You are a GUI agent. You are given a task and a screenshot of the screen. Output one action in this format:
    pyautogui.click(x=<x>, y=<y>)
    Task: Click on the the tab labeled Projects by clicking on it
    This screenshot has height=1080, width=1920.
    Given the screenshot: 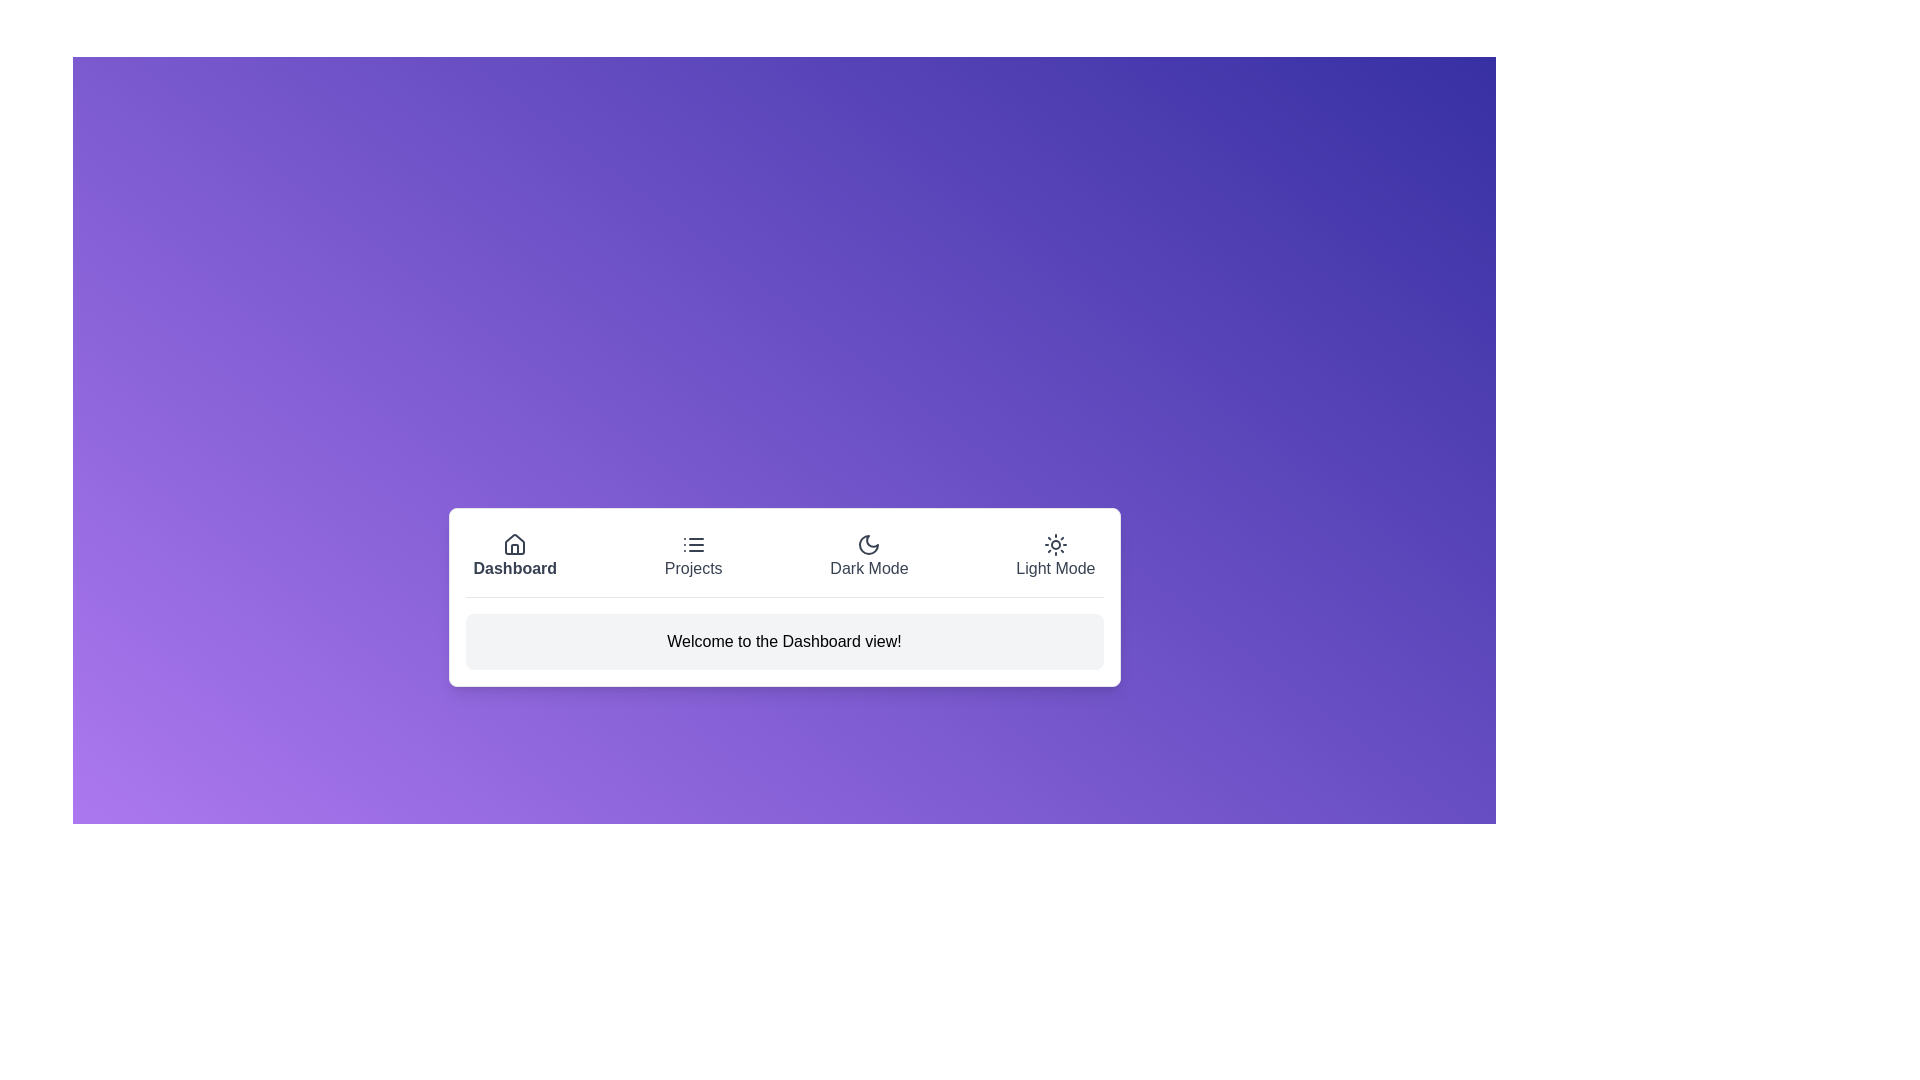 What is the action you would take?
    pyautogui.click(x=693, y=556)
    